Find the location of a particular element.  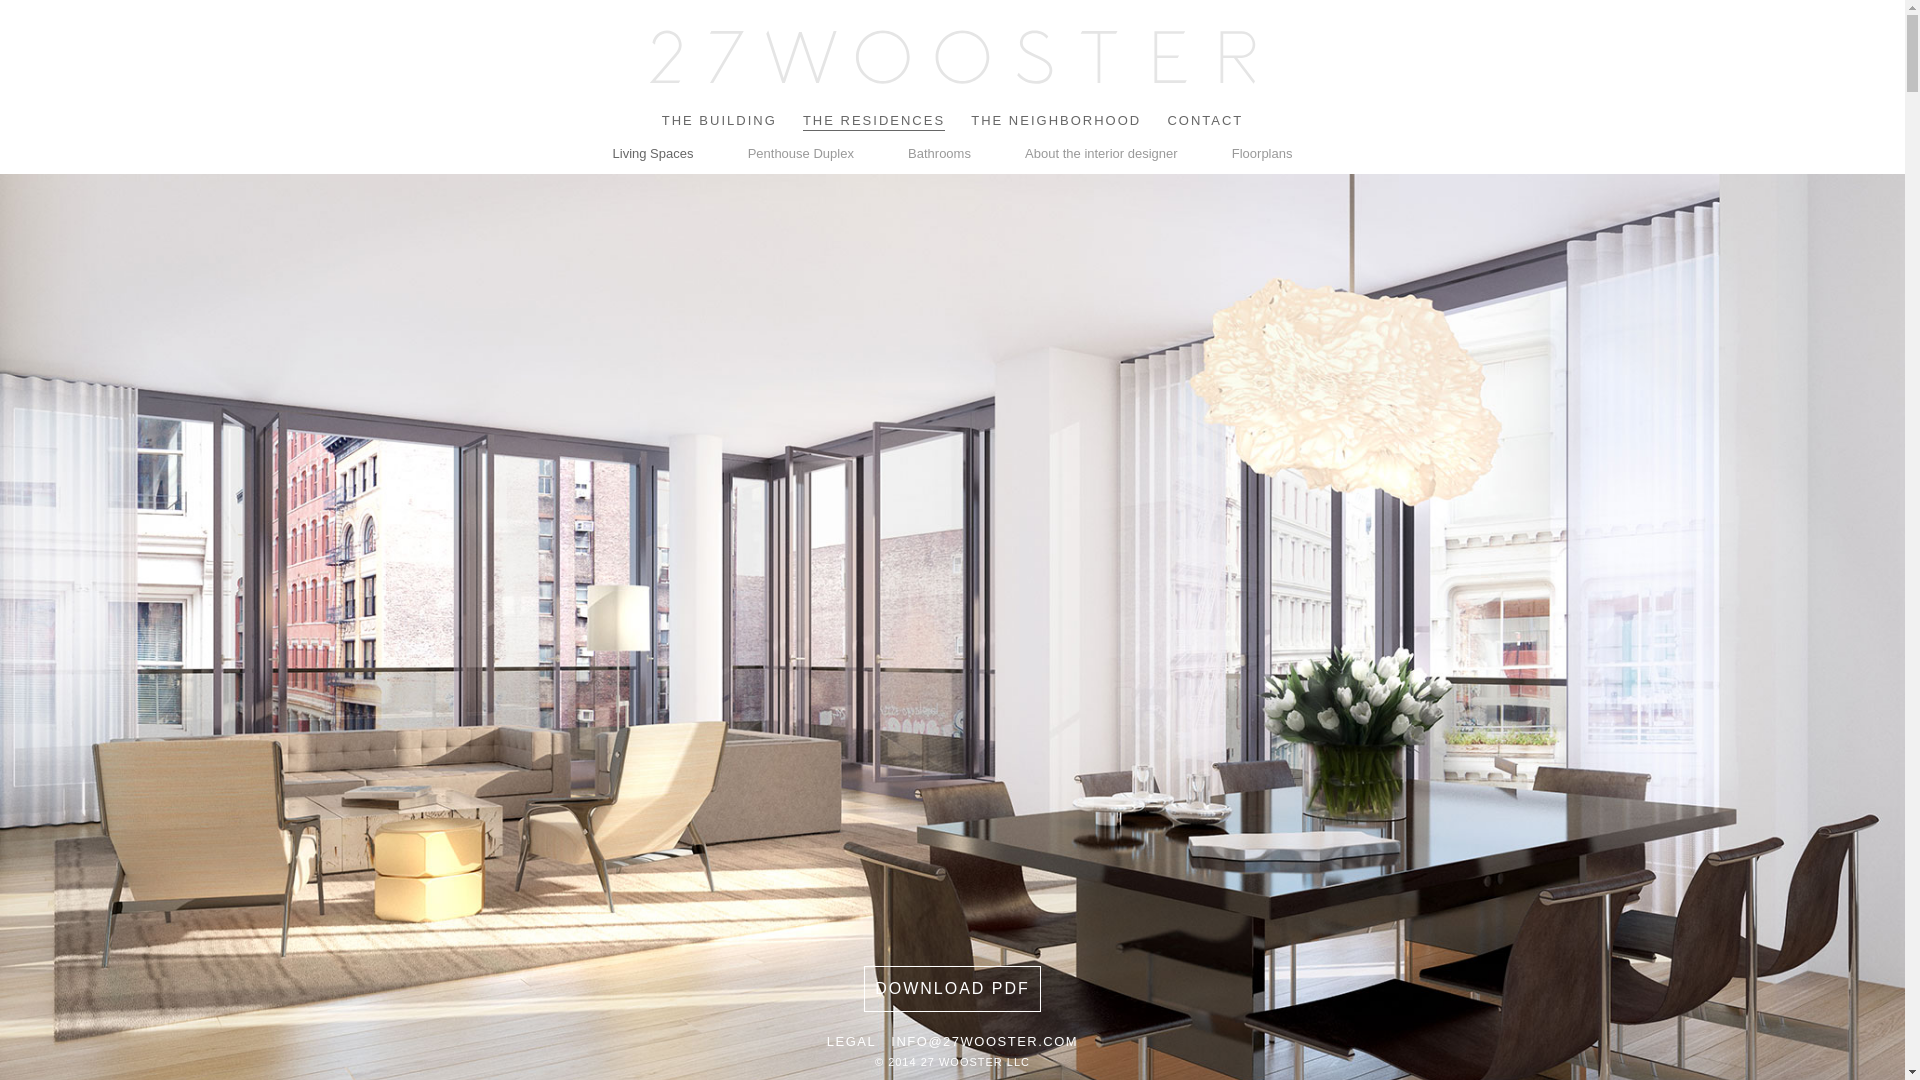

'THE RESIDENCES' is located at coordinates (873, 120).